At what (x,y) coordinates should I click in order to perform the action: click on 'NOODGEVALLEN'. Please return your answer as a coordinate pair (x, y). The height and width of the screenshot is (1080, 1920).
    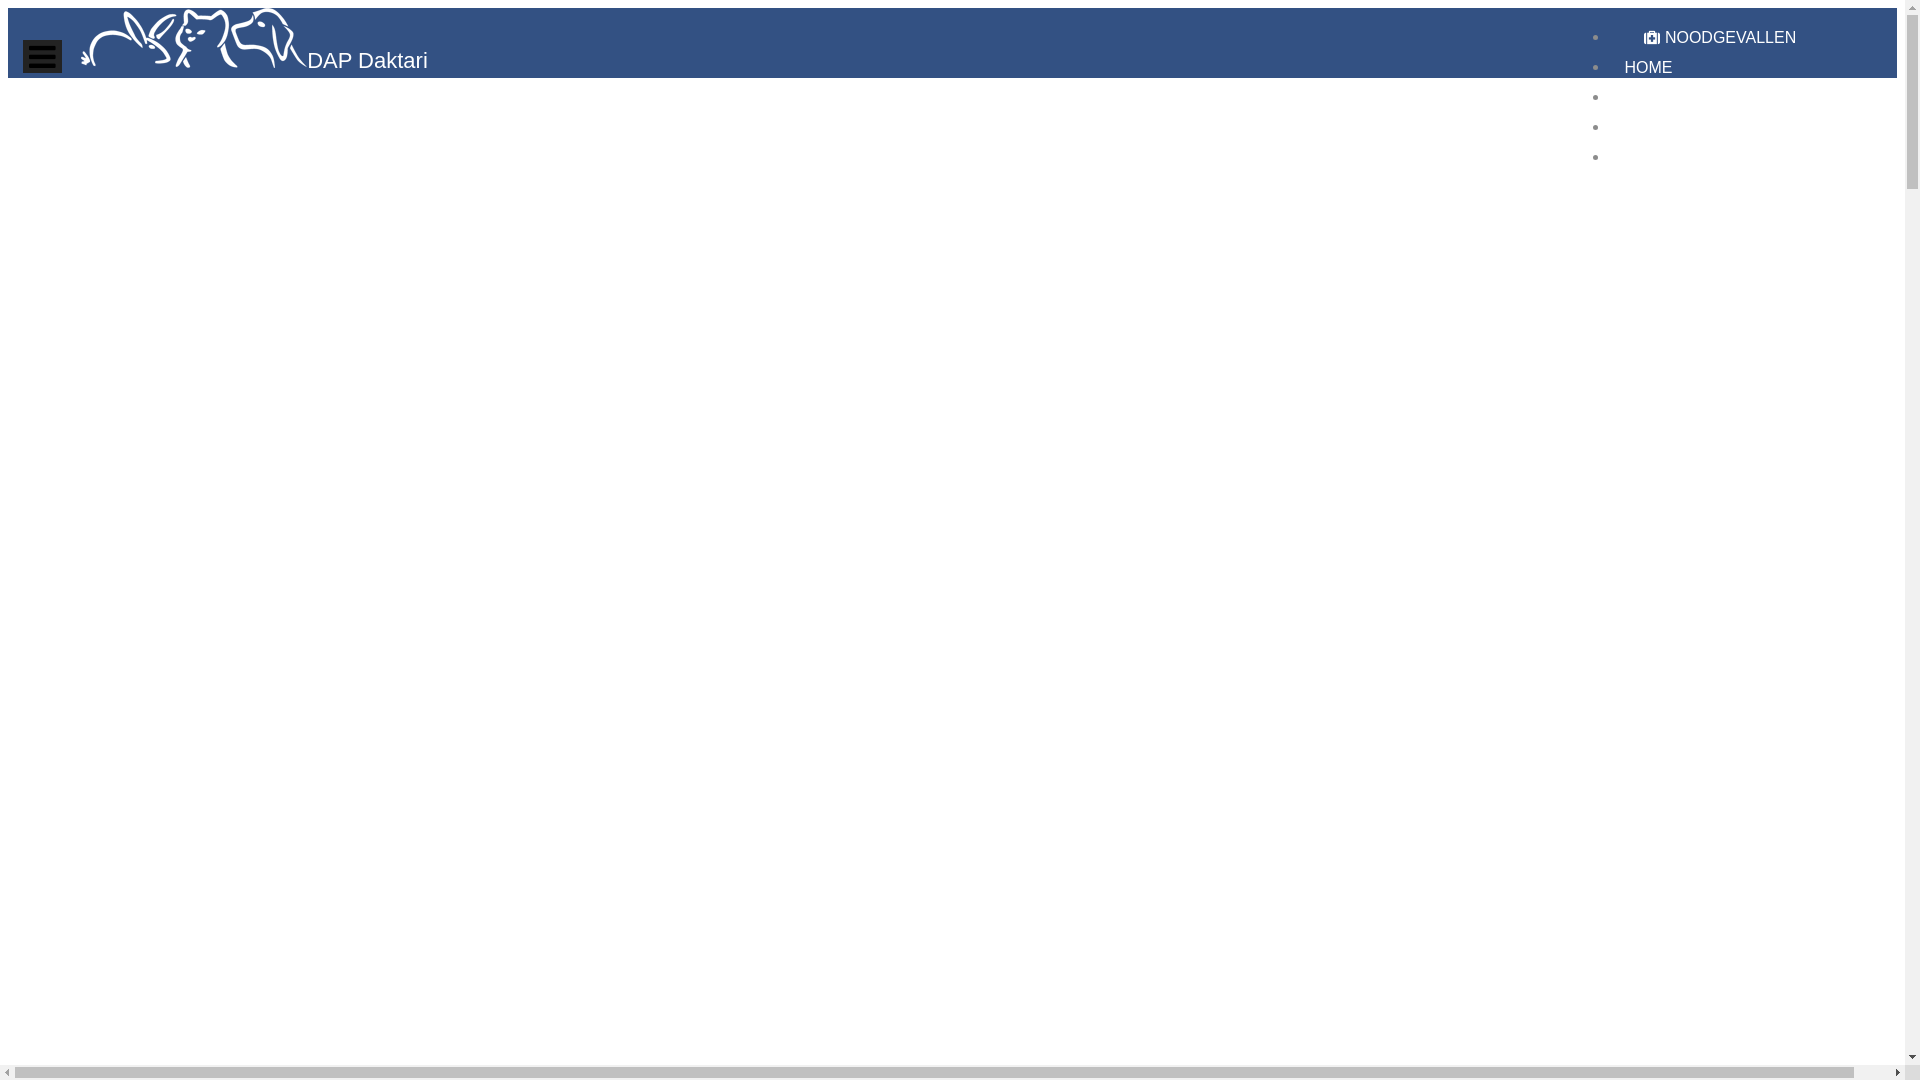
    Looking at the image, I should click on (1718, 37).